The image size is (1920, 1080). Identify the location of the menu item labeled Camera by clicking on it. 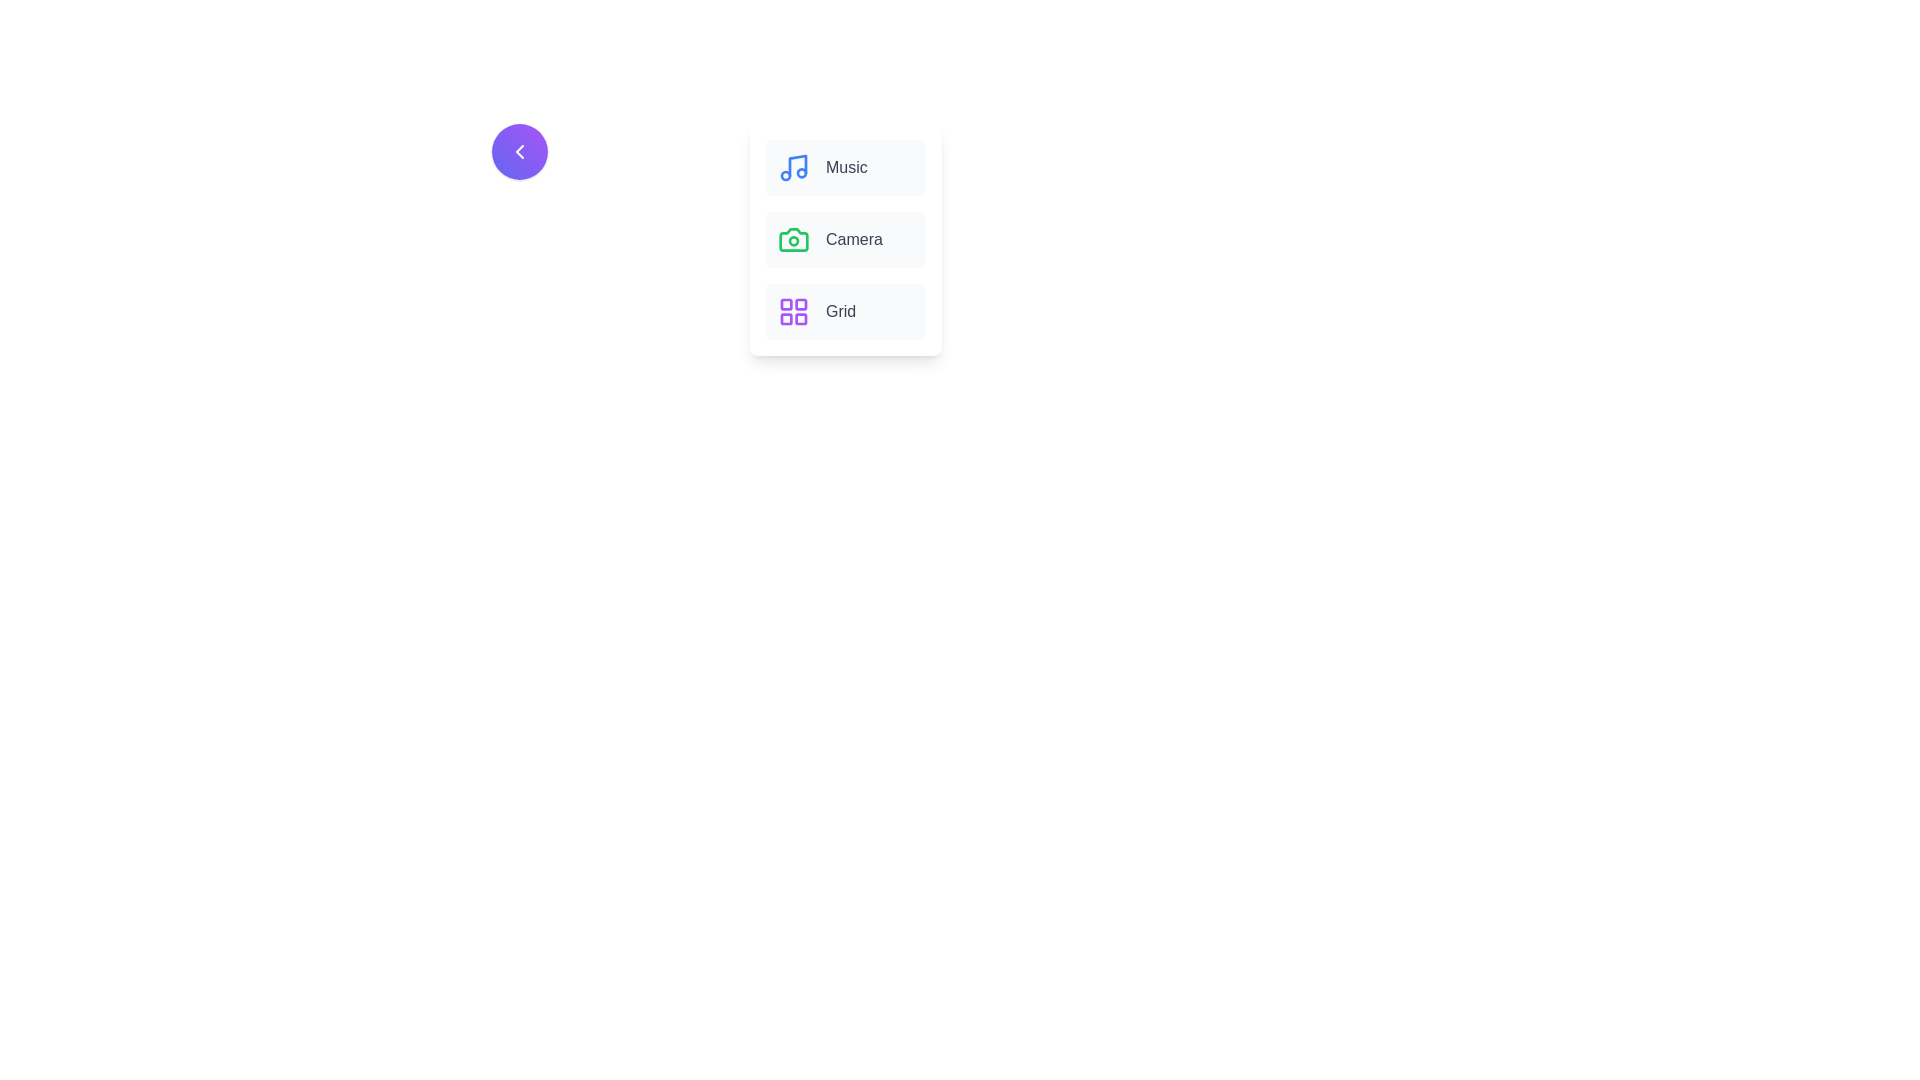
(845, 238).